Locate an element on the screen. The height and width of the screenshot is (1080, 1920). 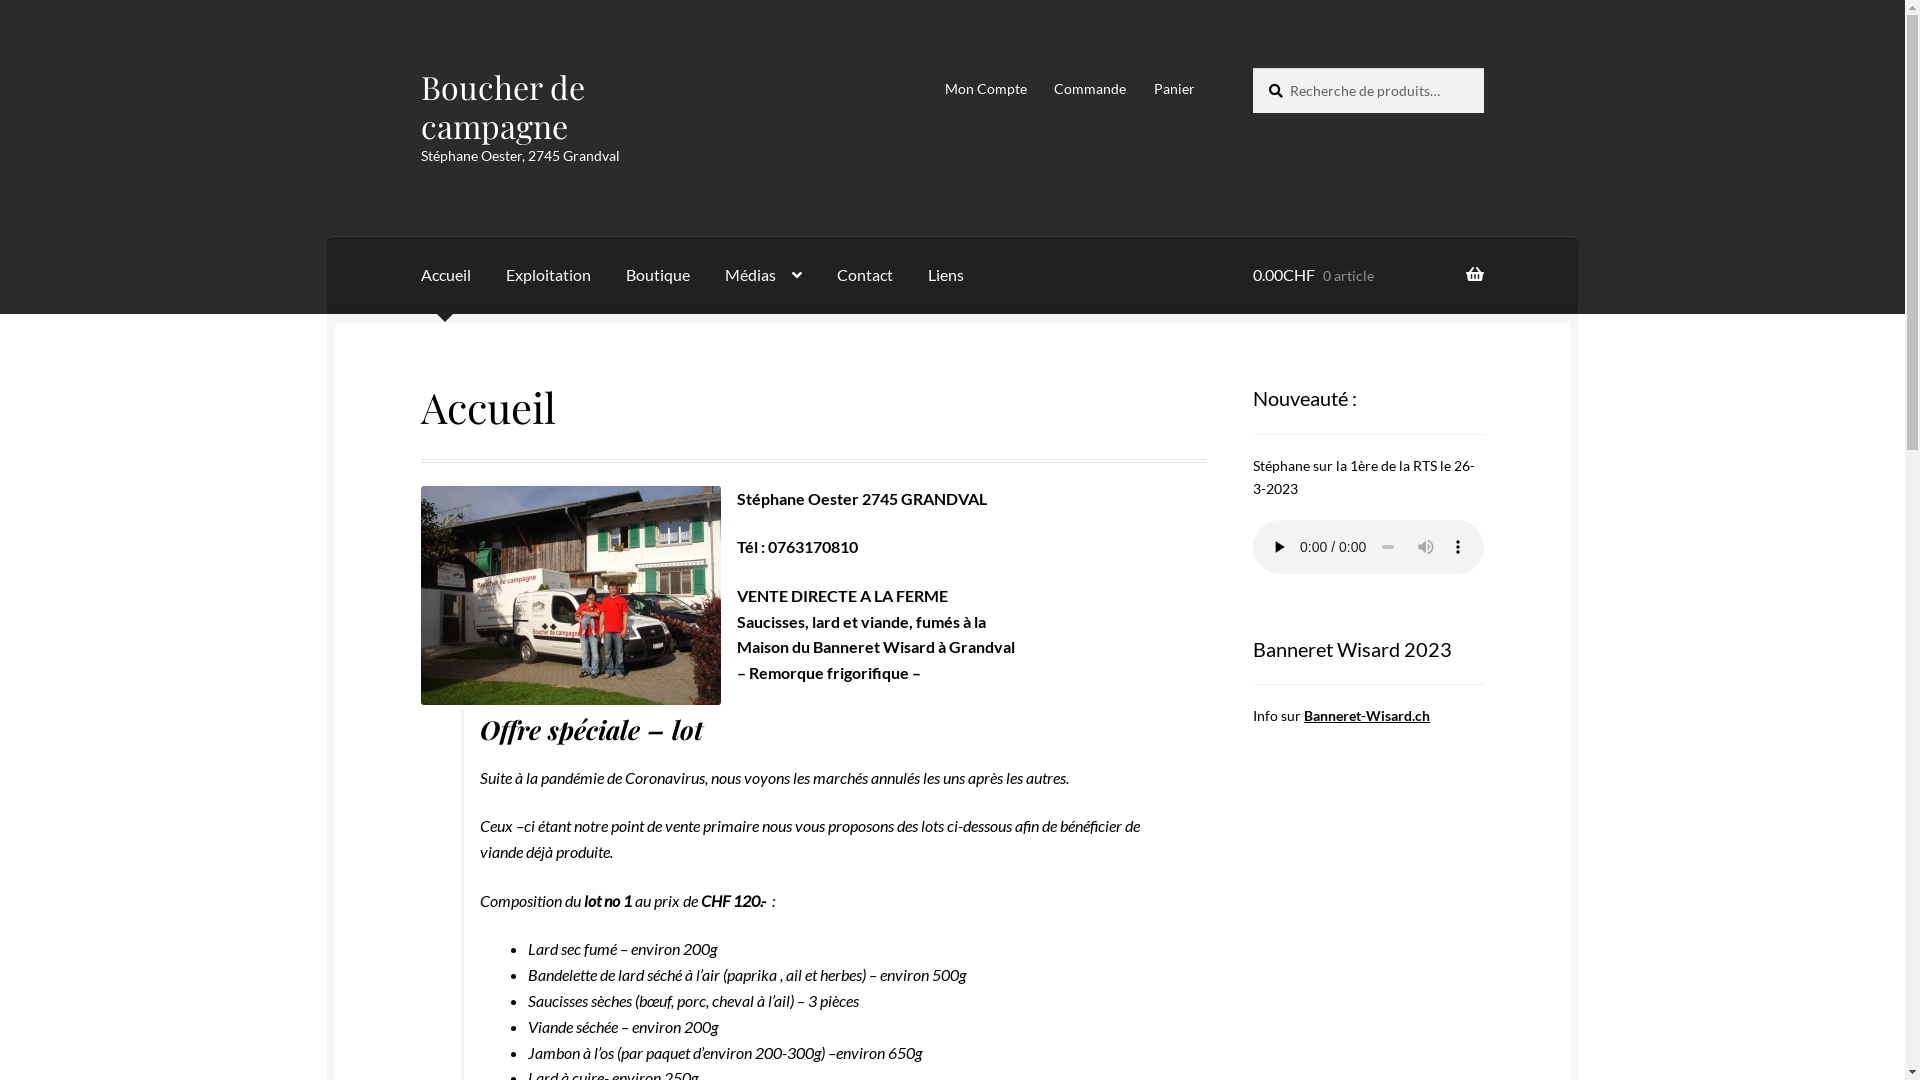
'Panier' is located at coordinates (1174, 87).